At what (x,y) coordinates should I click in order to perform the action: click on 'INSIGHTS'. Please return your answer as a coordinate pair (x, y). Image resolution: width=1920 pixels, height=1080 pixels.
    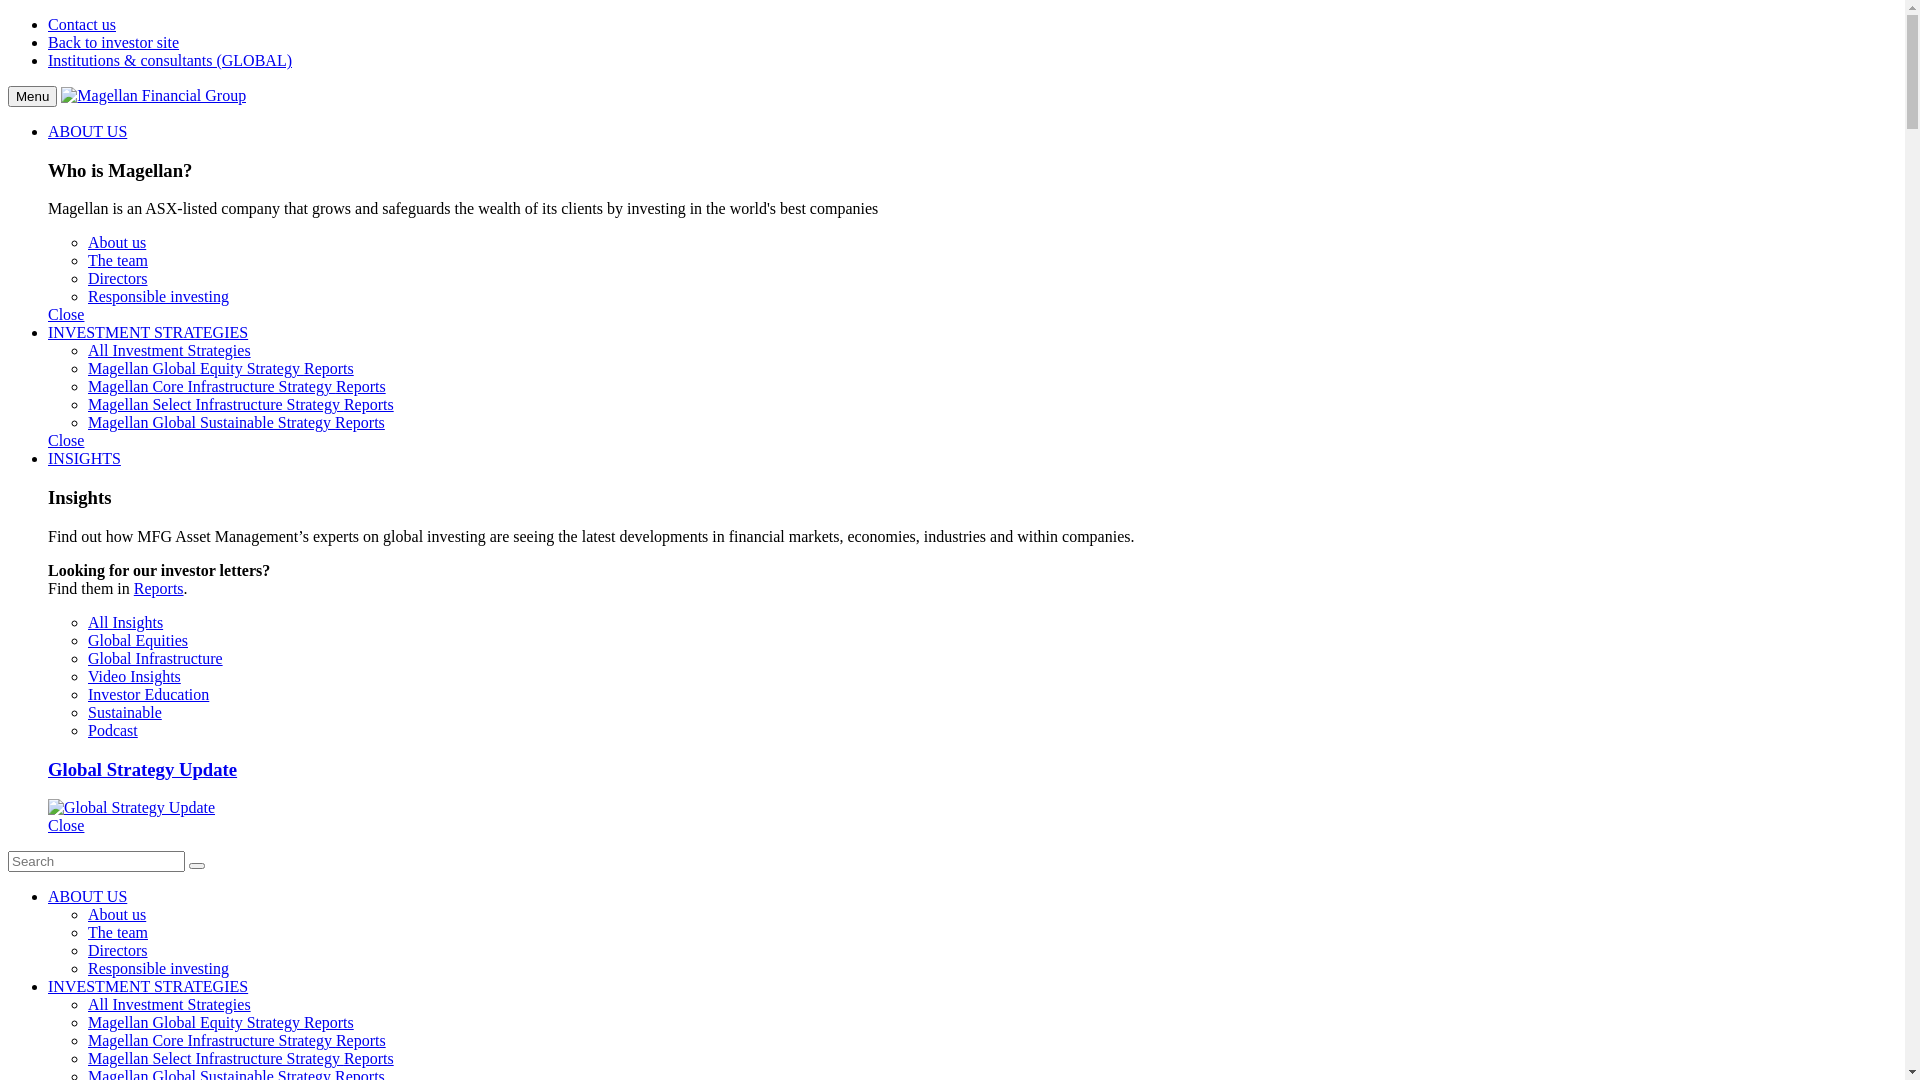
    Looking at the image, I should click on (83, 458).